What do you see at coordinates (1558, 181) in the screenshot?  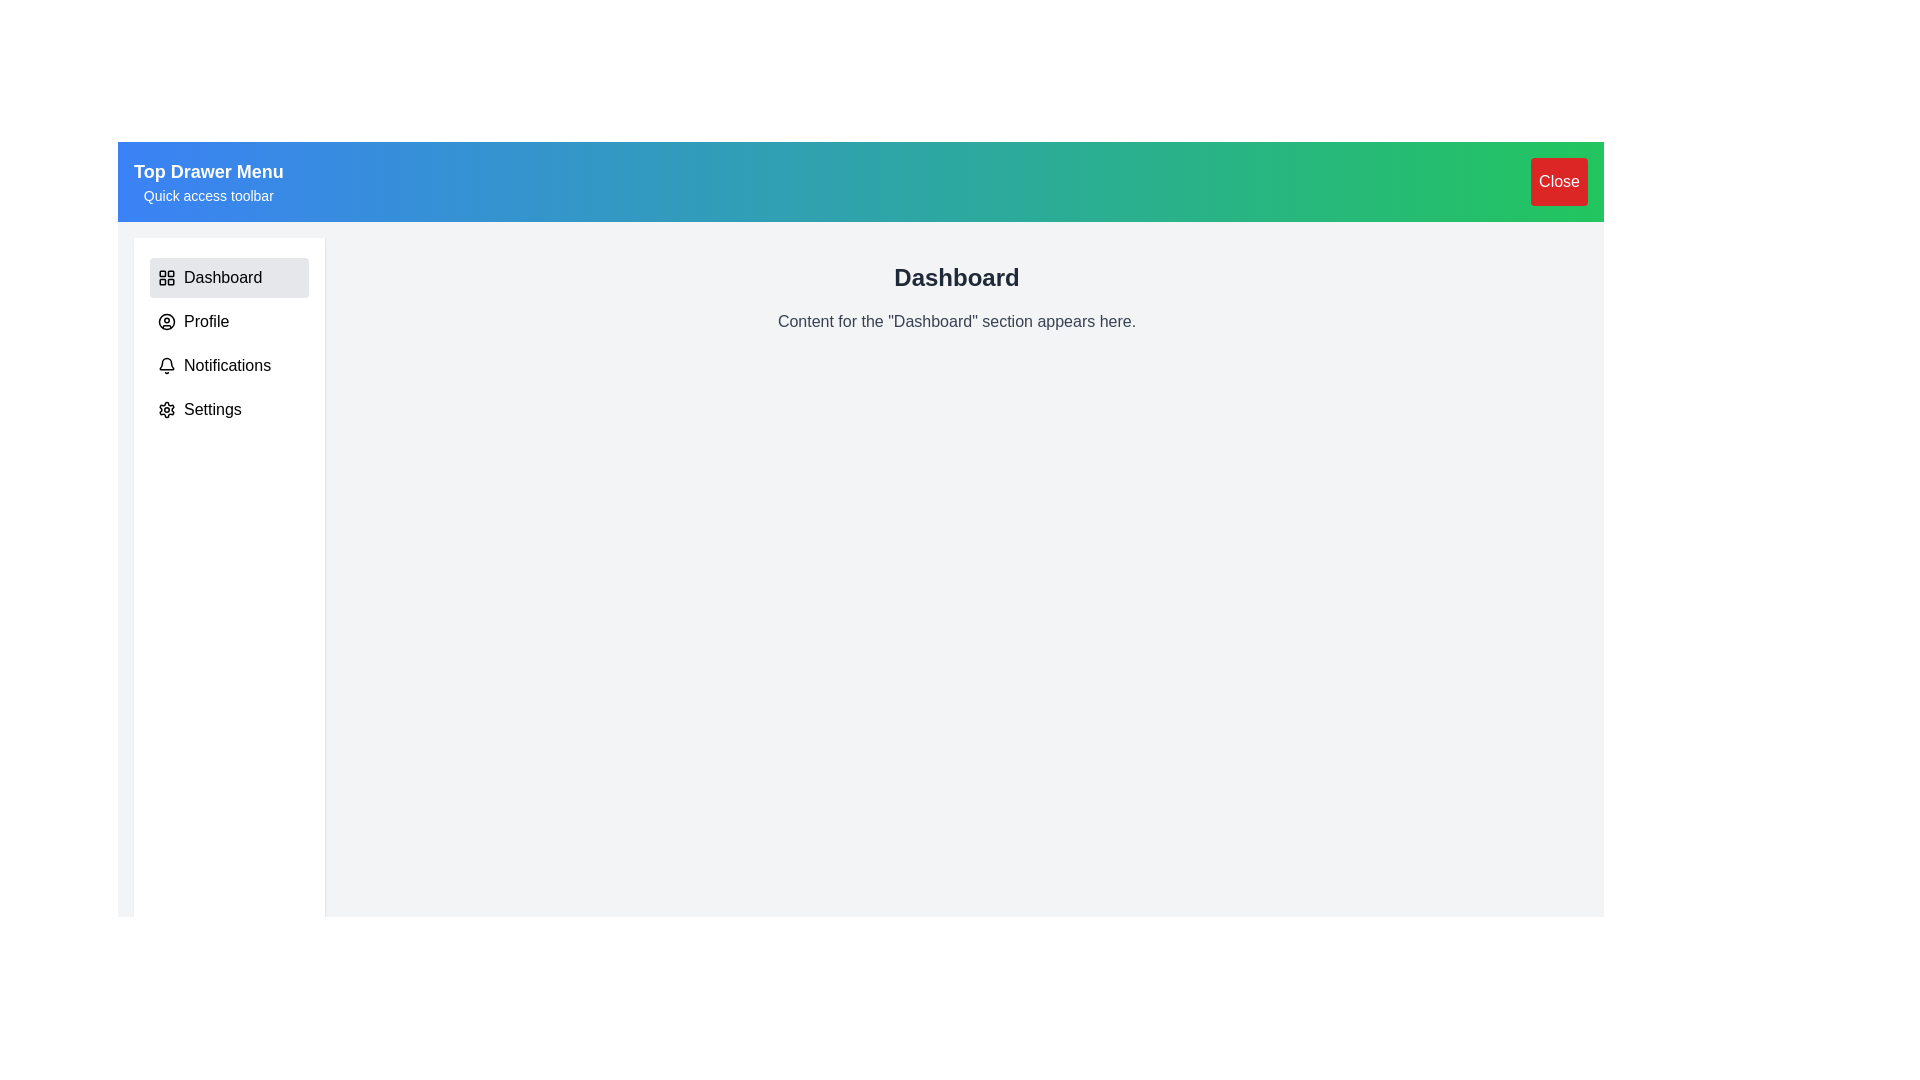 I see `the 'Close' button to toggle the visibility of the top drawer menu` at bounding box center [1558, 181].